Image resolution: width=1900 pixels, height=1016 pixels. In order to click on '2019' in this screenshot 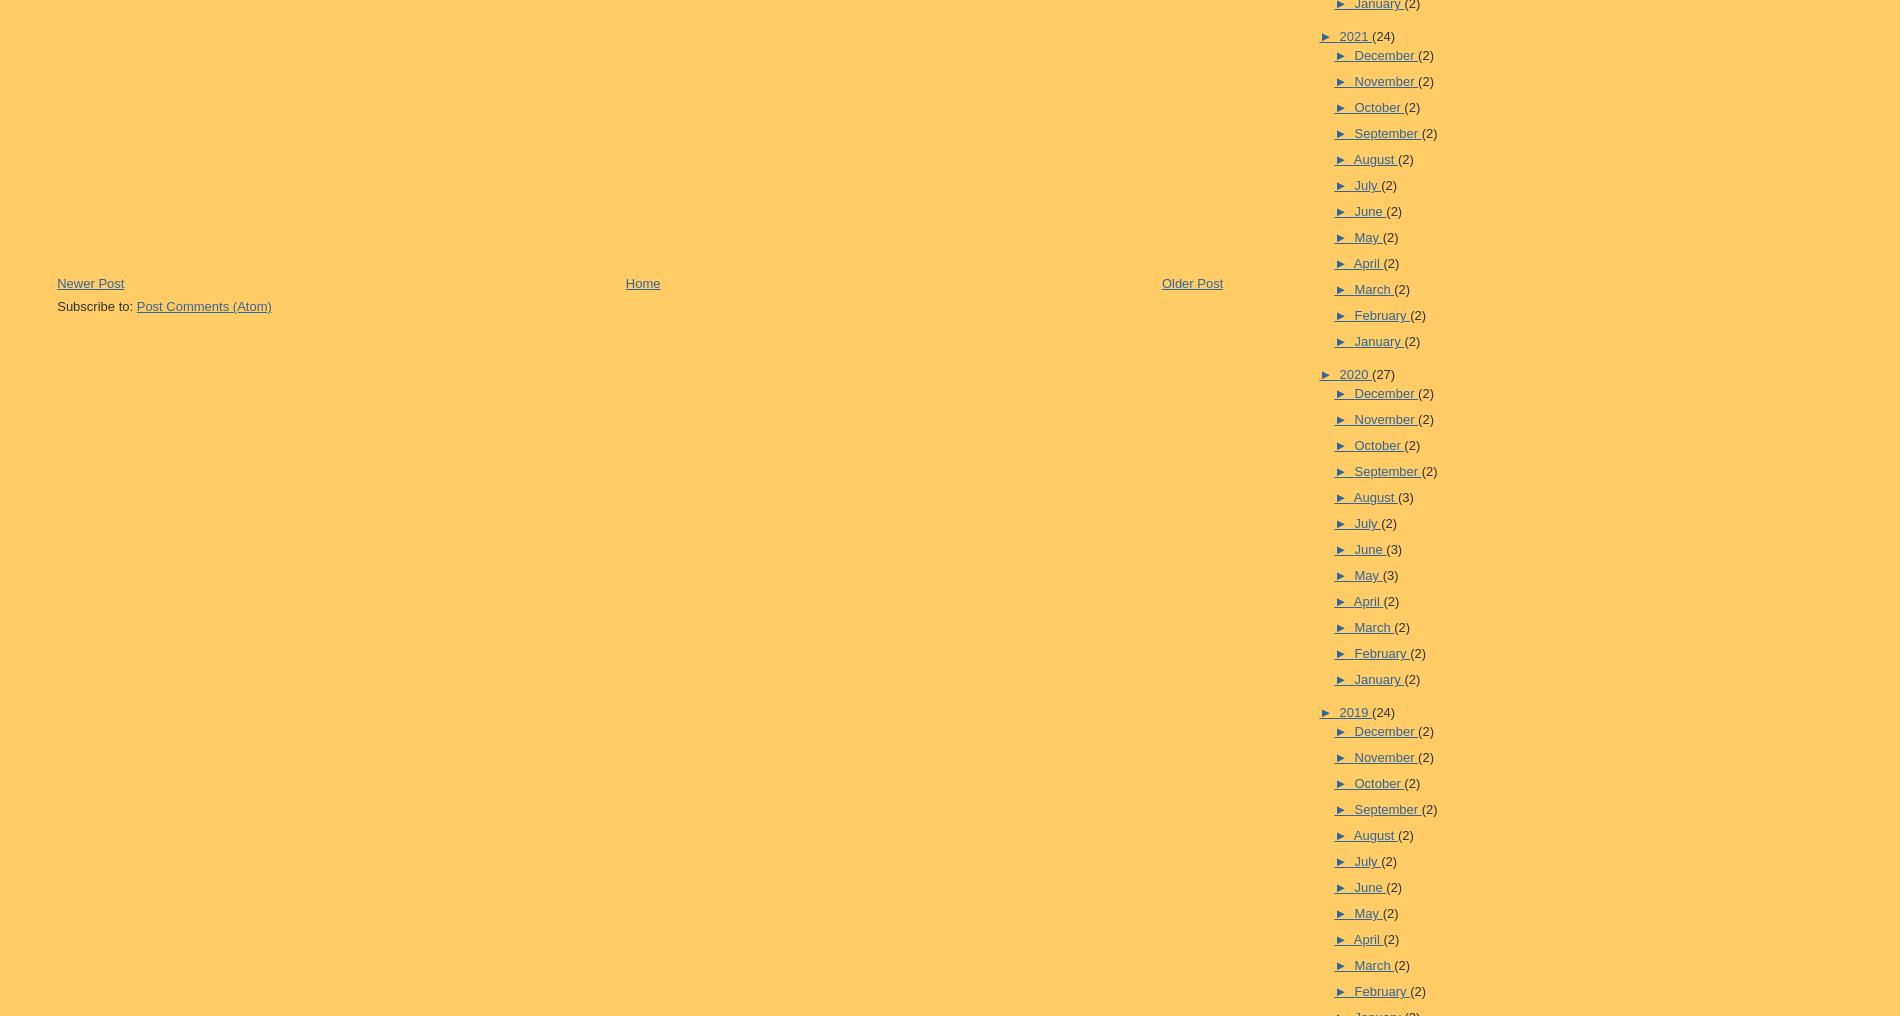, I will do `click(1354, 711)`.